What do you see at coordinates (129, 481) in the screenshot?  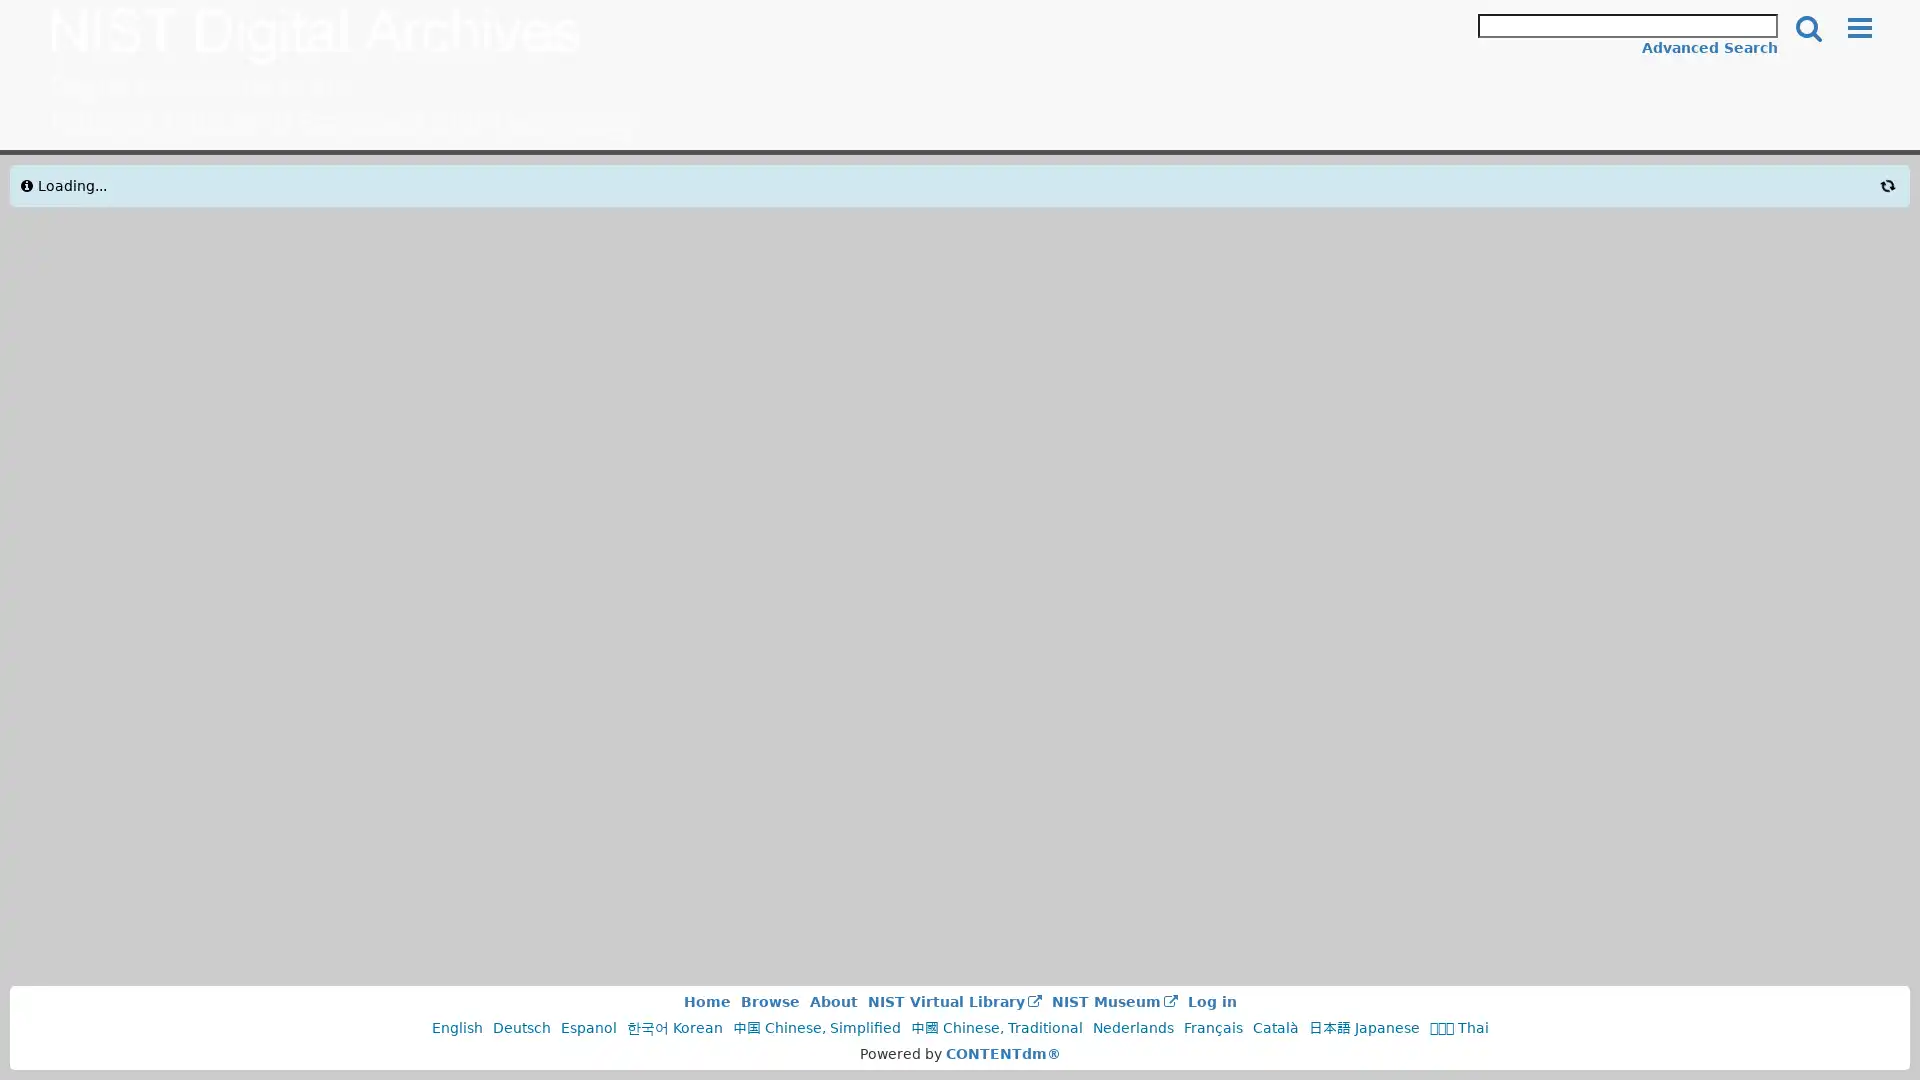 I see `Cancel` at bounding box center [129, 481].